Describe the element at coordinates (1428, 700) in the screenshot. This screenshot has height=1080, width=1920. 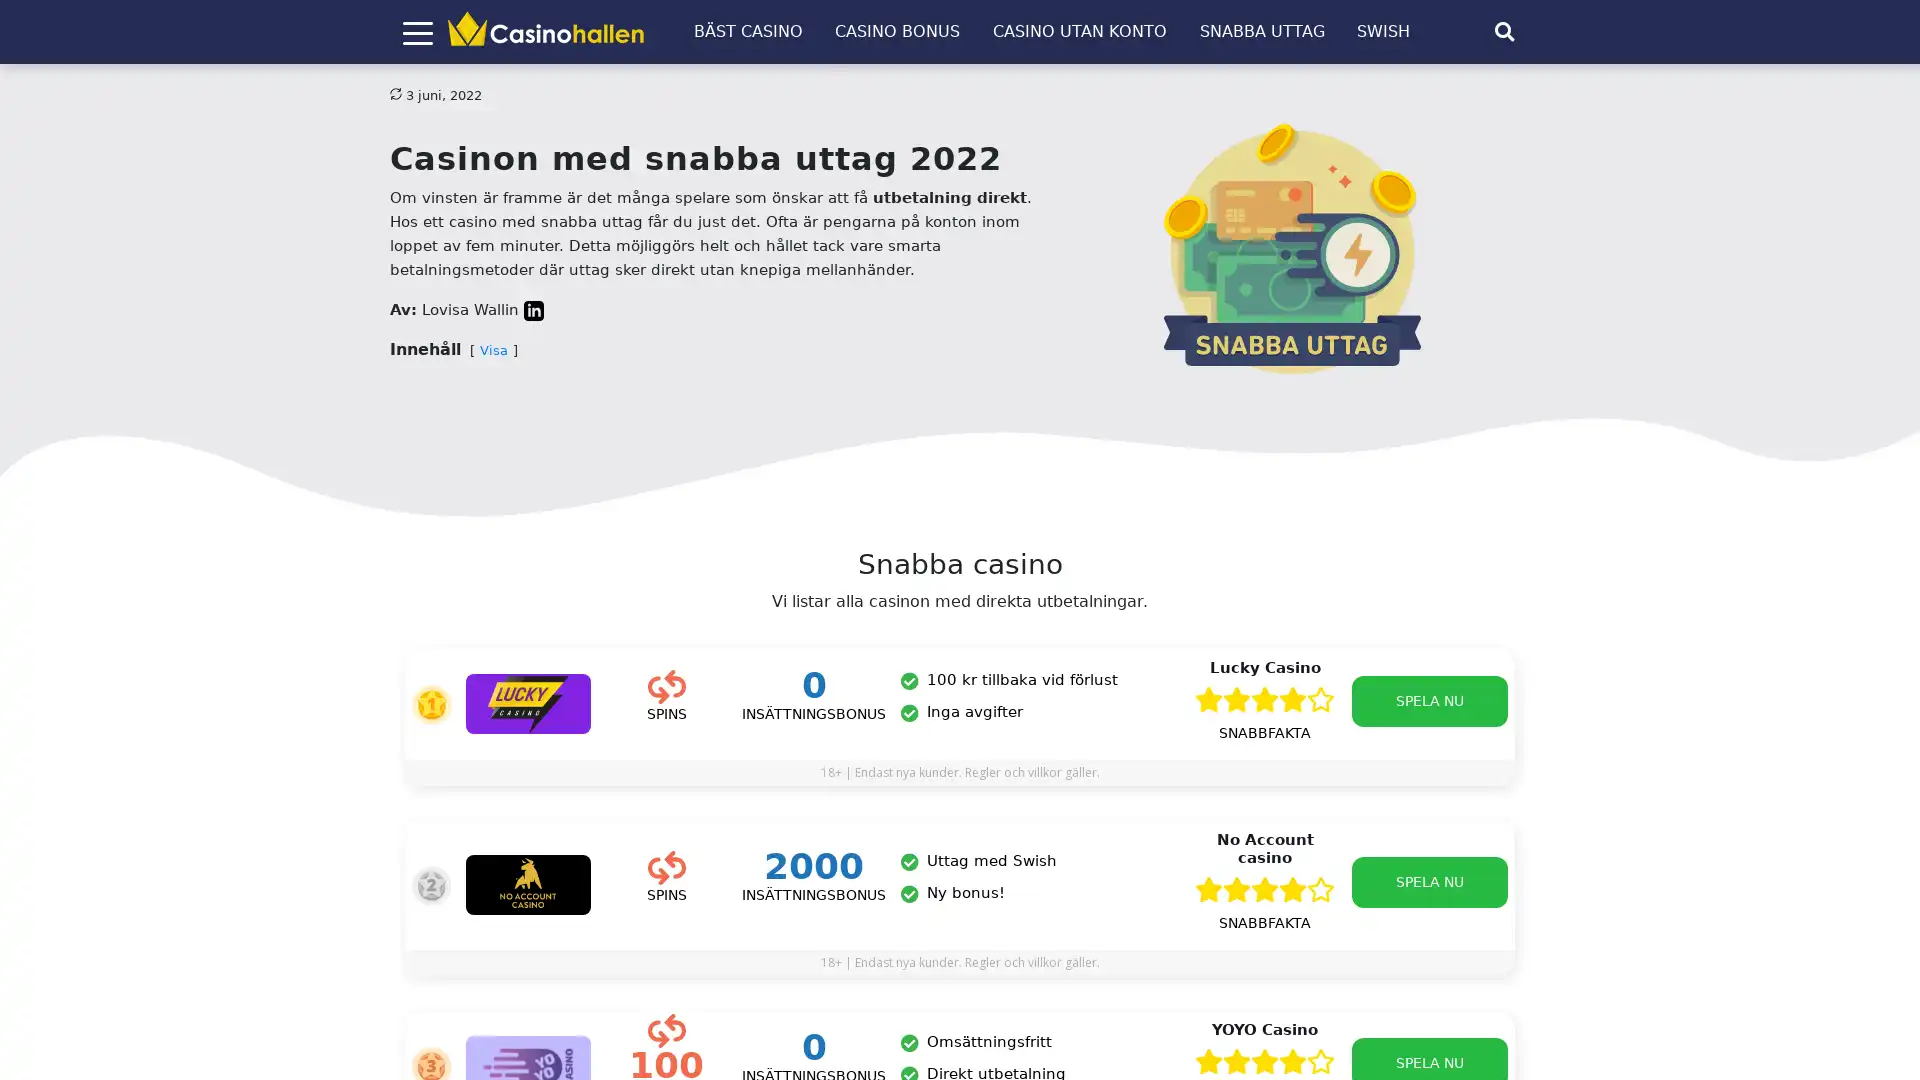
I see `SPELA NU` at that location.